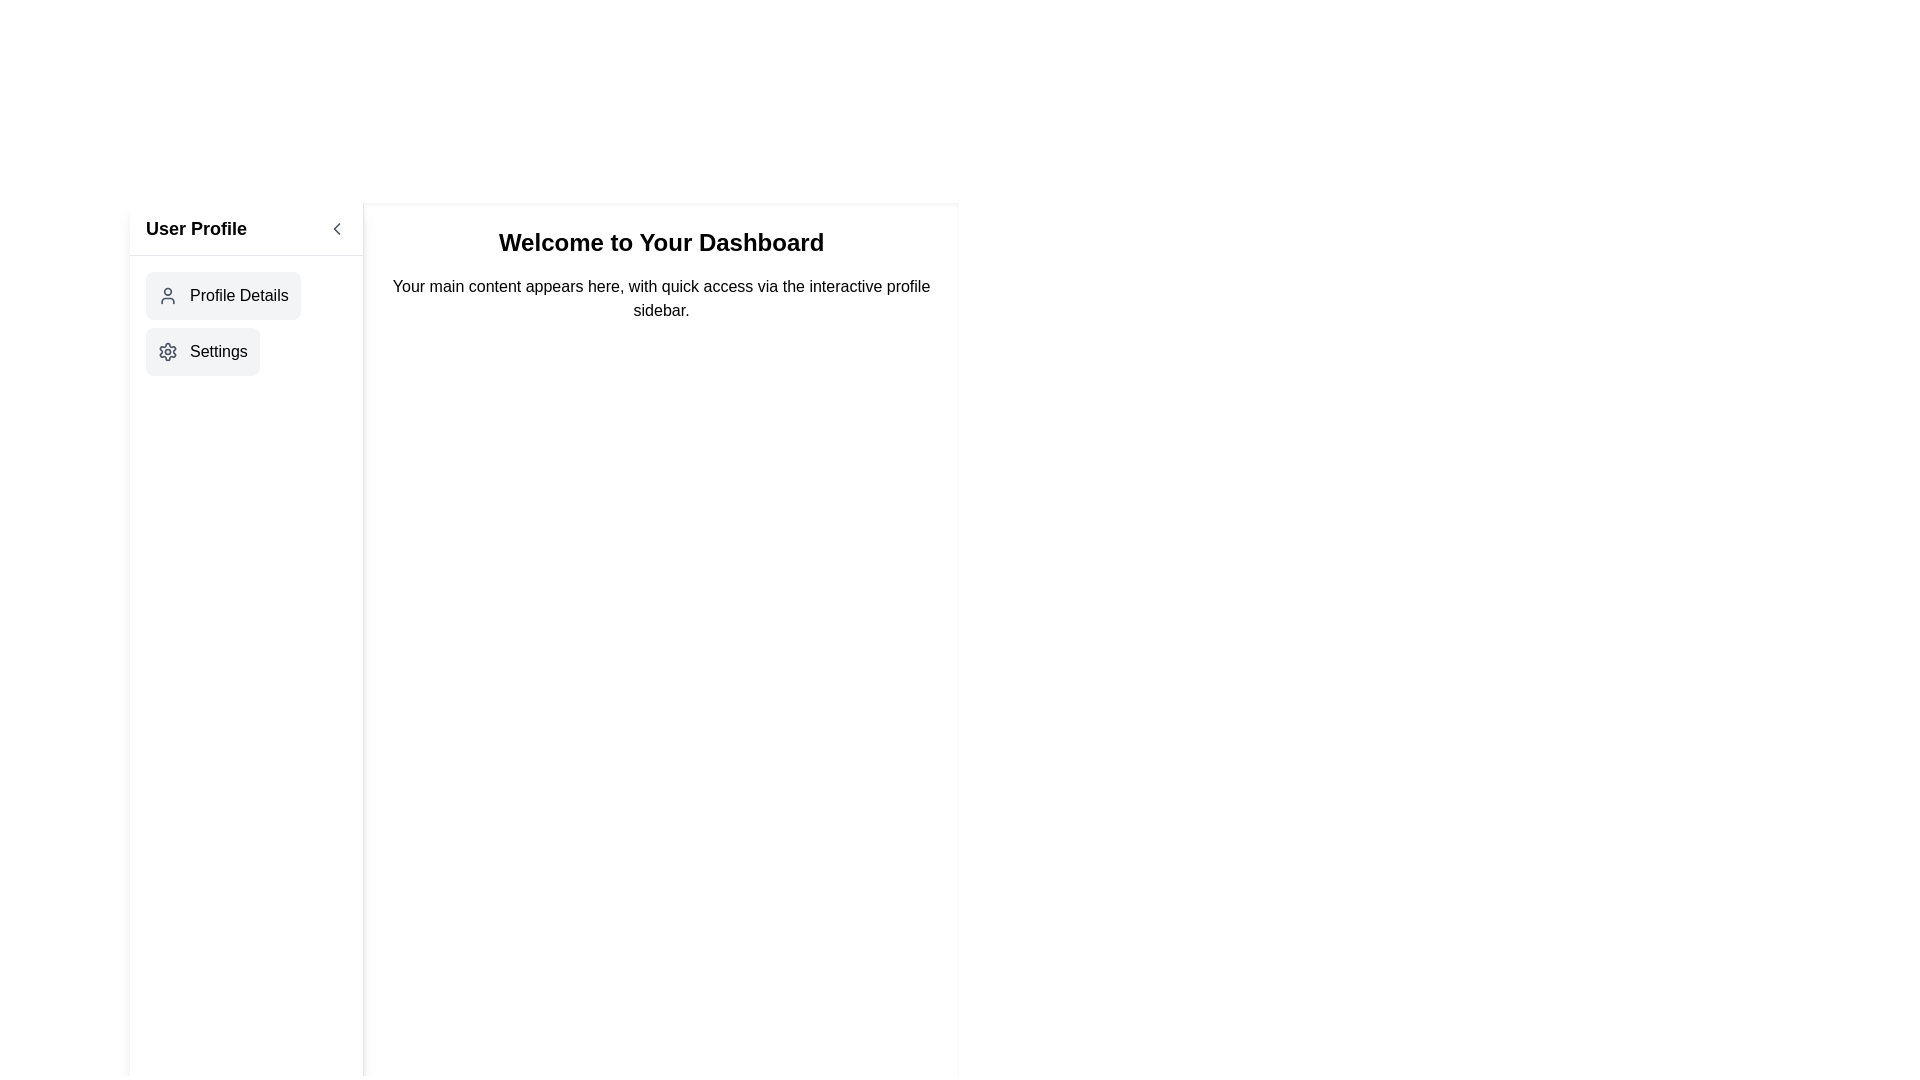  What do you see at coordinates (168, 350) in the screenshot?
I see `the 'Settings' button in the sidebar of the user profile section, which features an icon representing settings functionality` at bounding box center [168, 350].